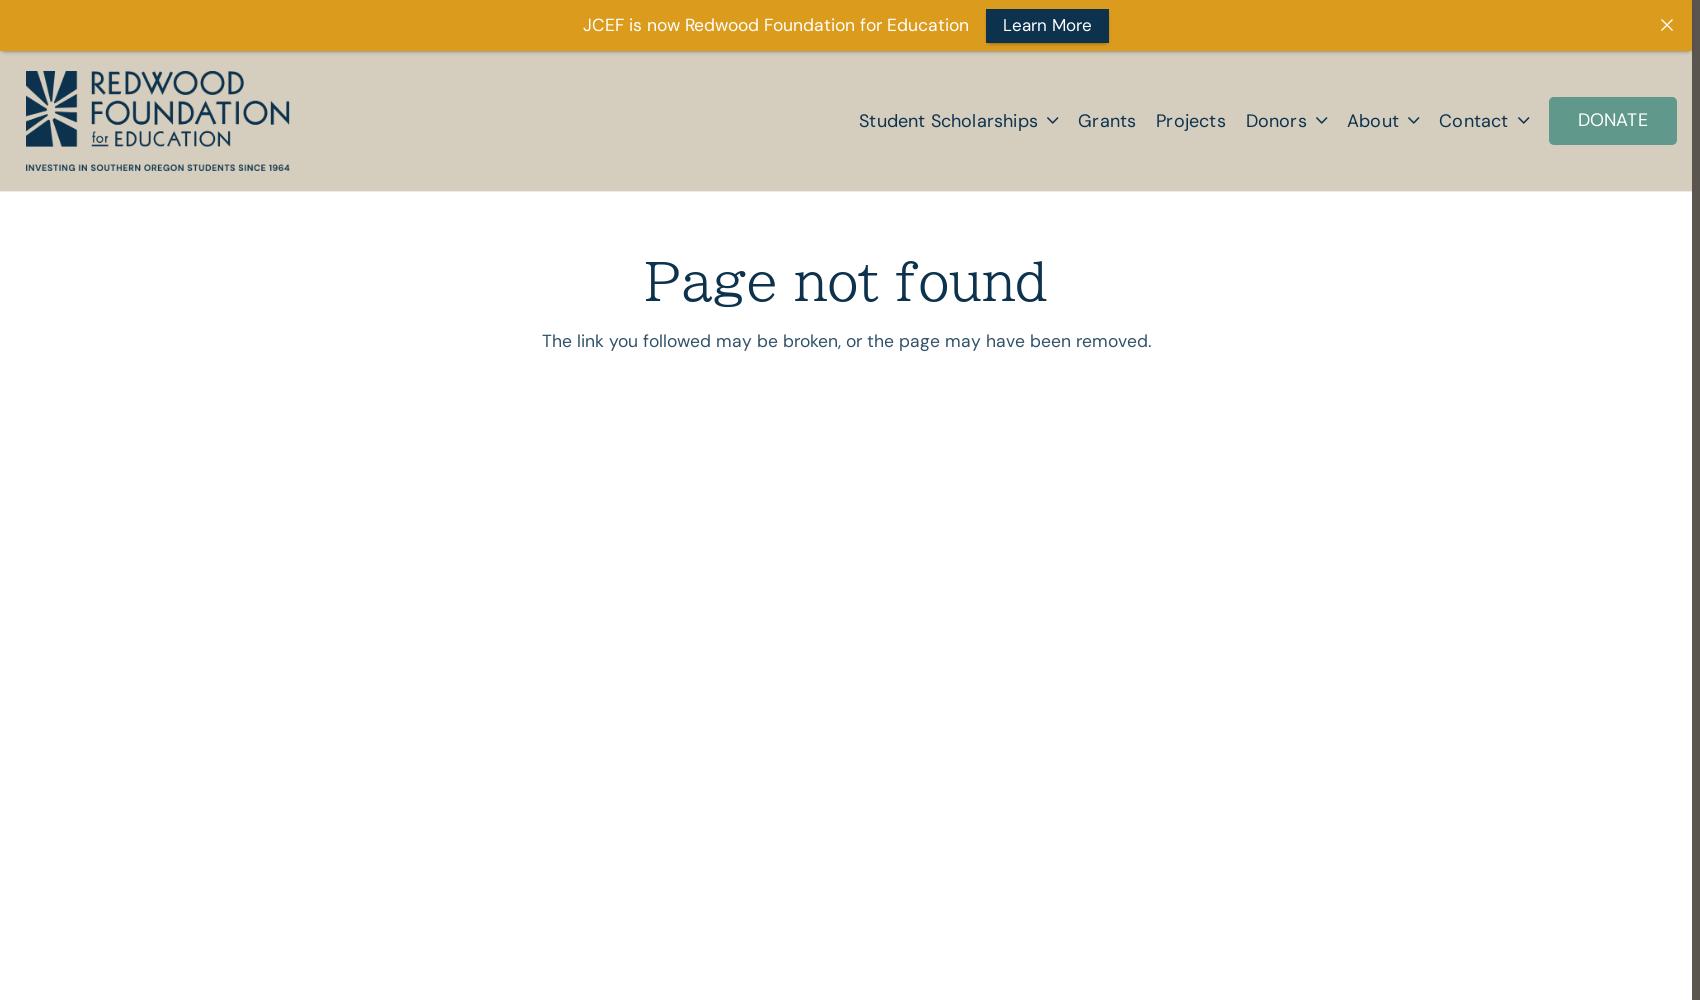 The height and width of the screenshot is (1000, 1700). I want to click on 'Board of Directors', so click(1356, 344).